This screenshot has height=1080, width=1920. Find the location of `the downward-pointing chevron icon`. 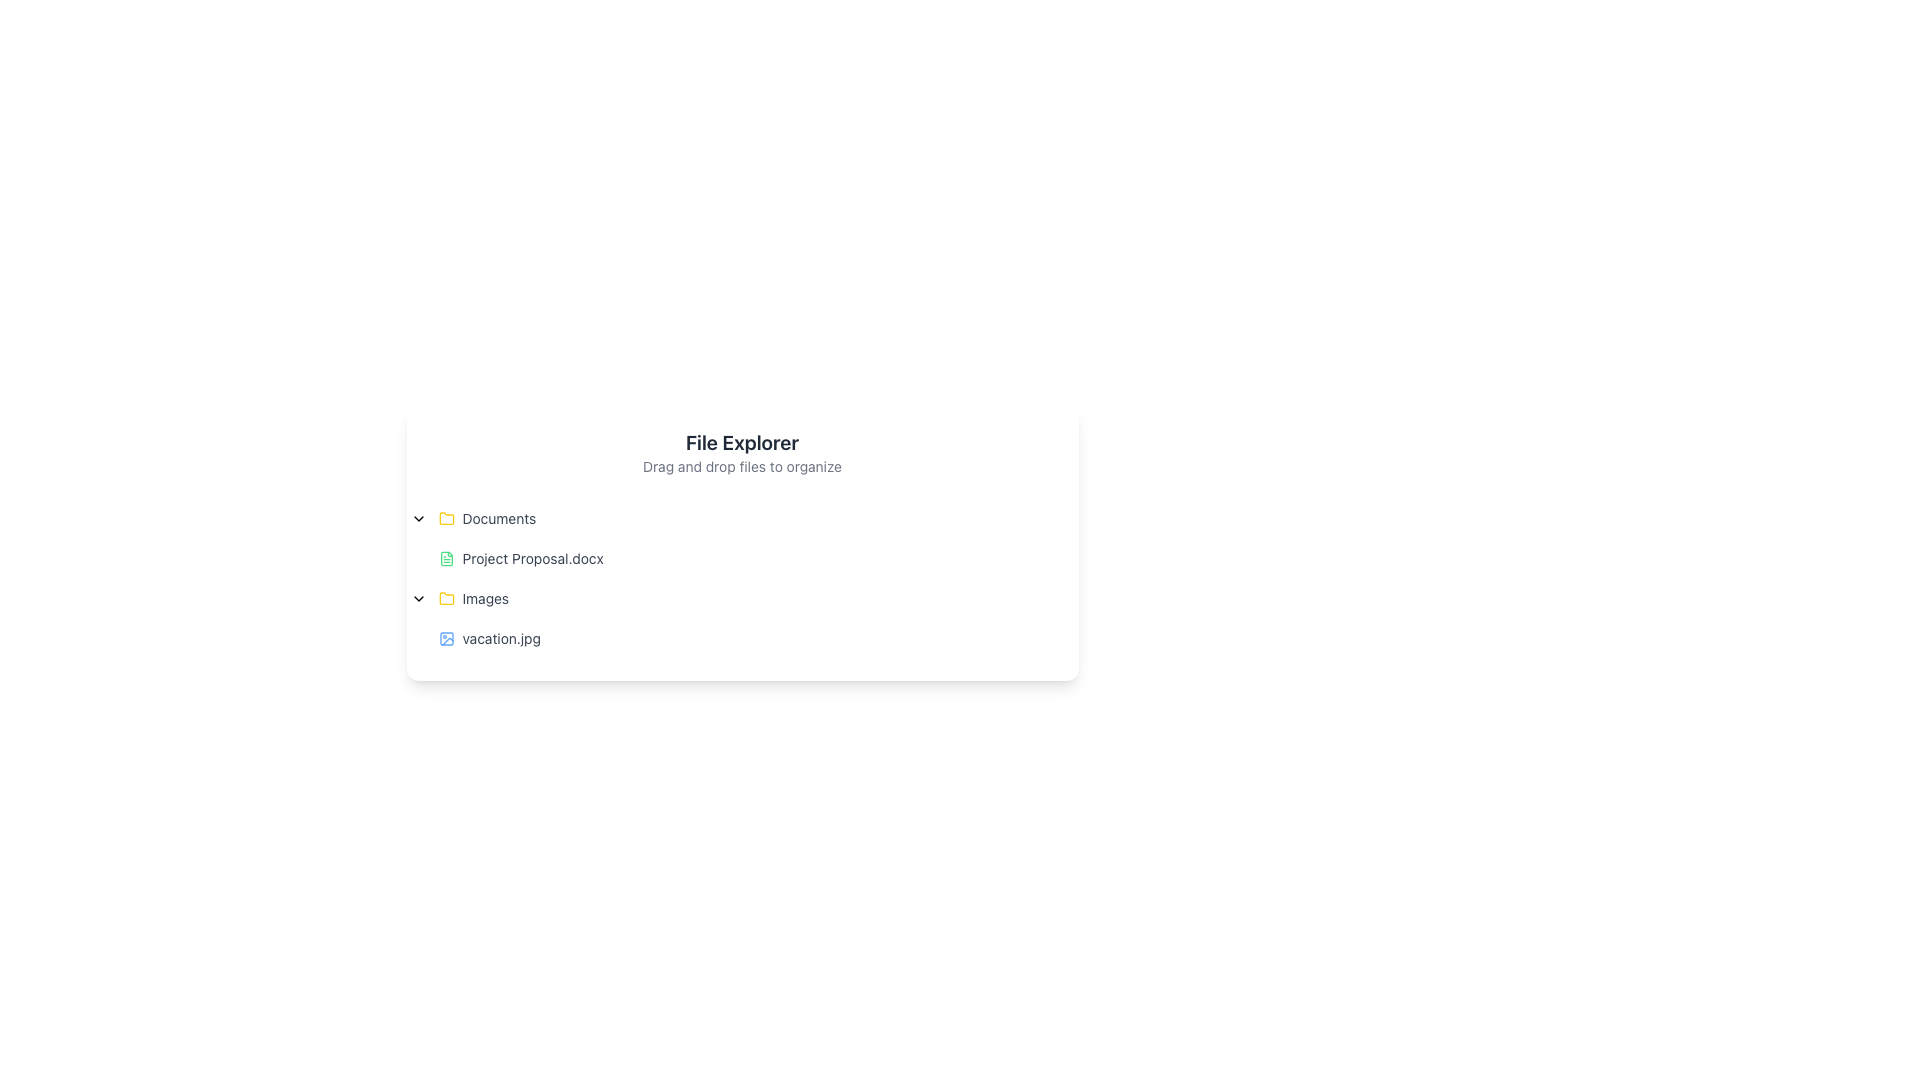

the downward-pointing chevron icon is located at coordinates (417, 597).